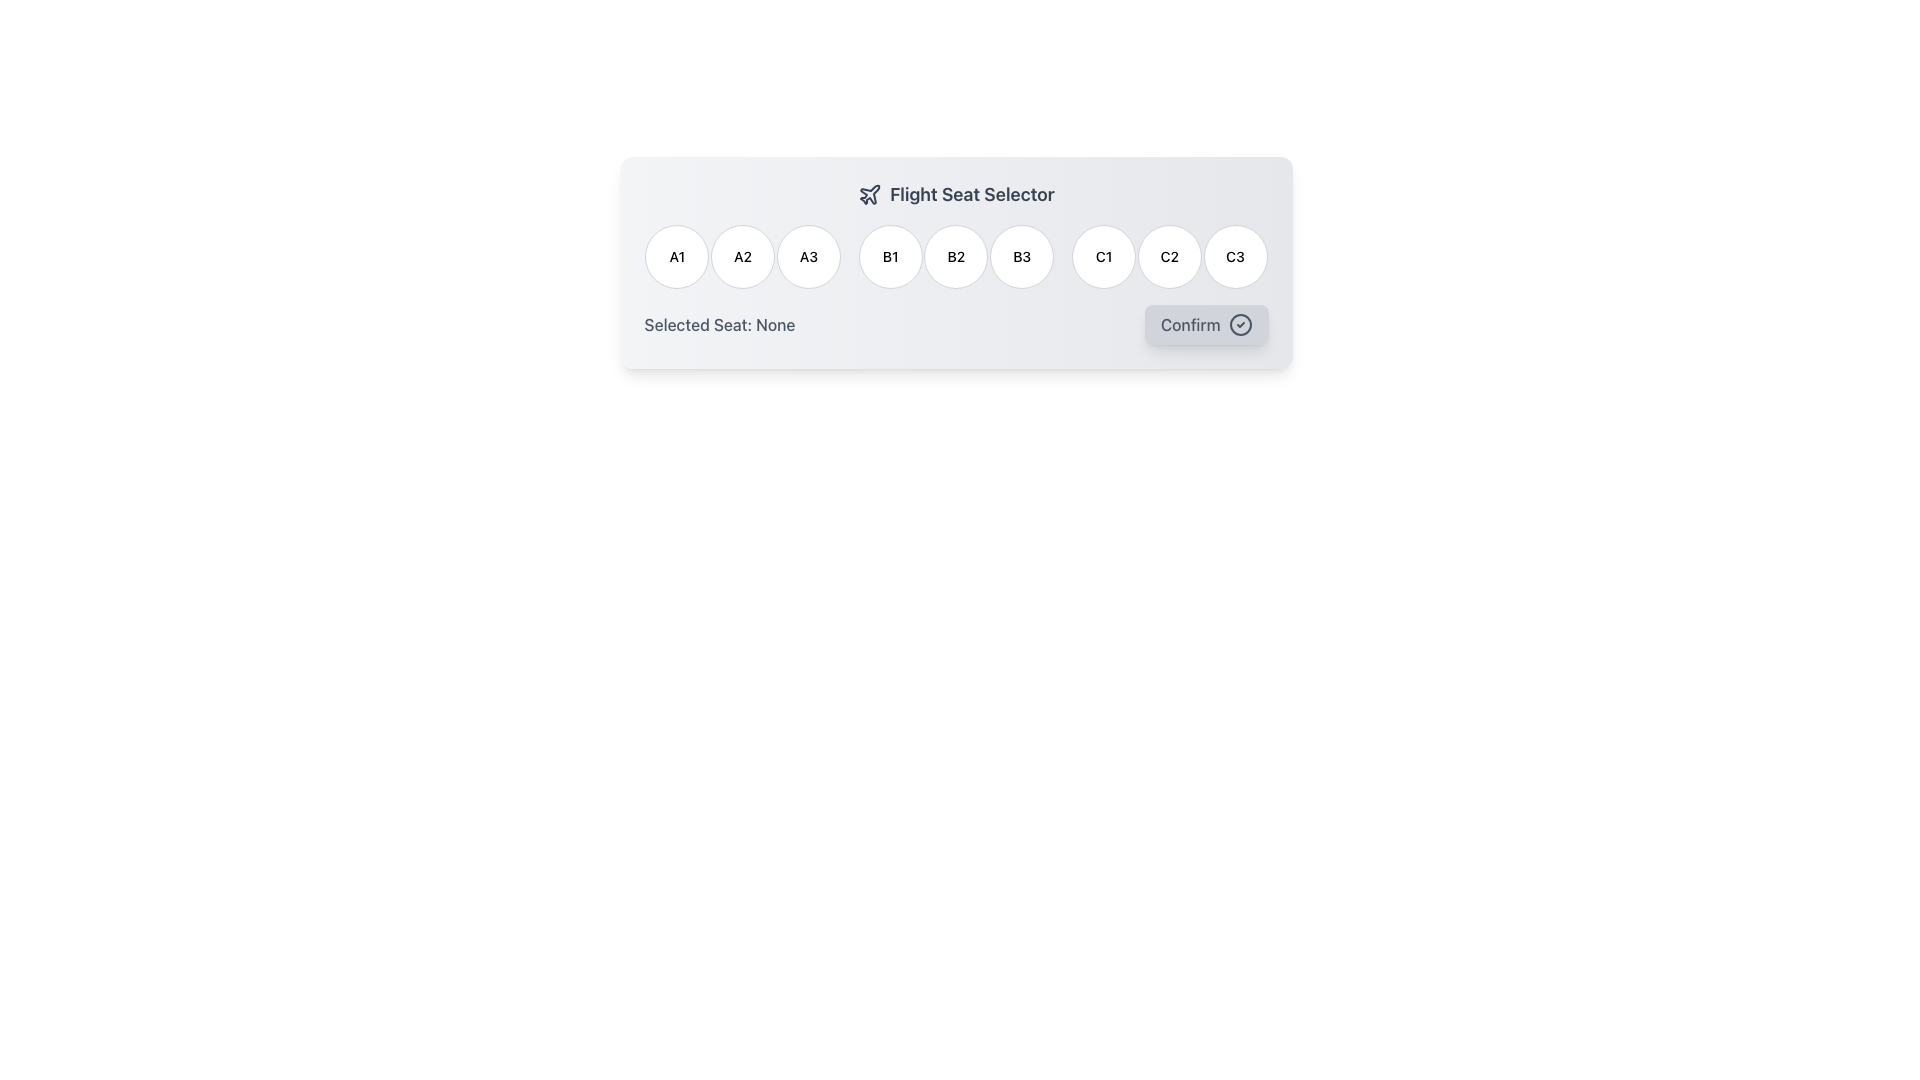 The image size is (1920, 1080). I want to click on the 'A2' seat selection button in the flight seat selector interface, so click(742, 256).